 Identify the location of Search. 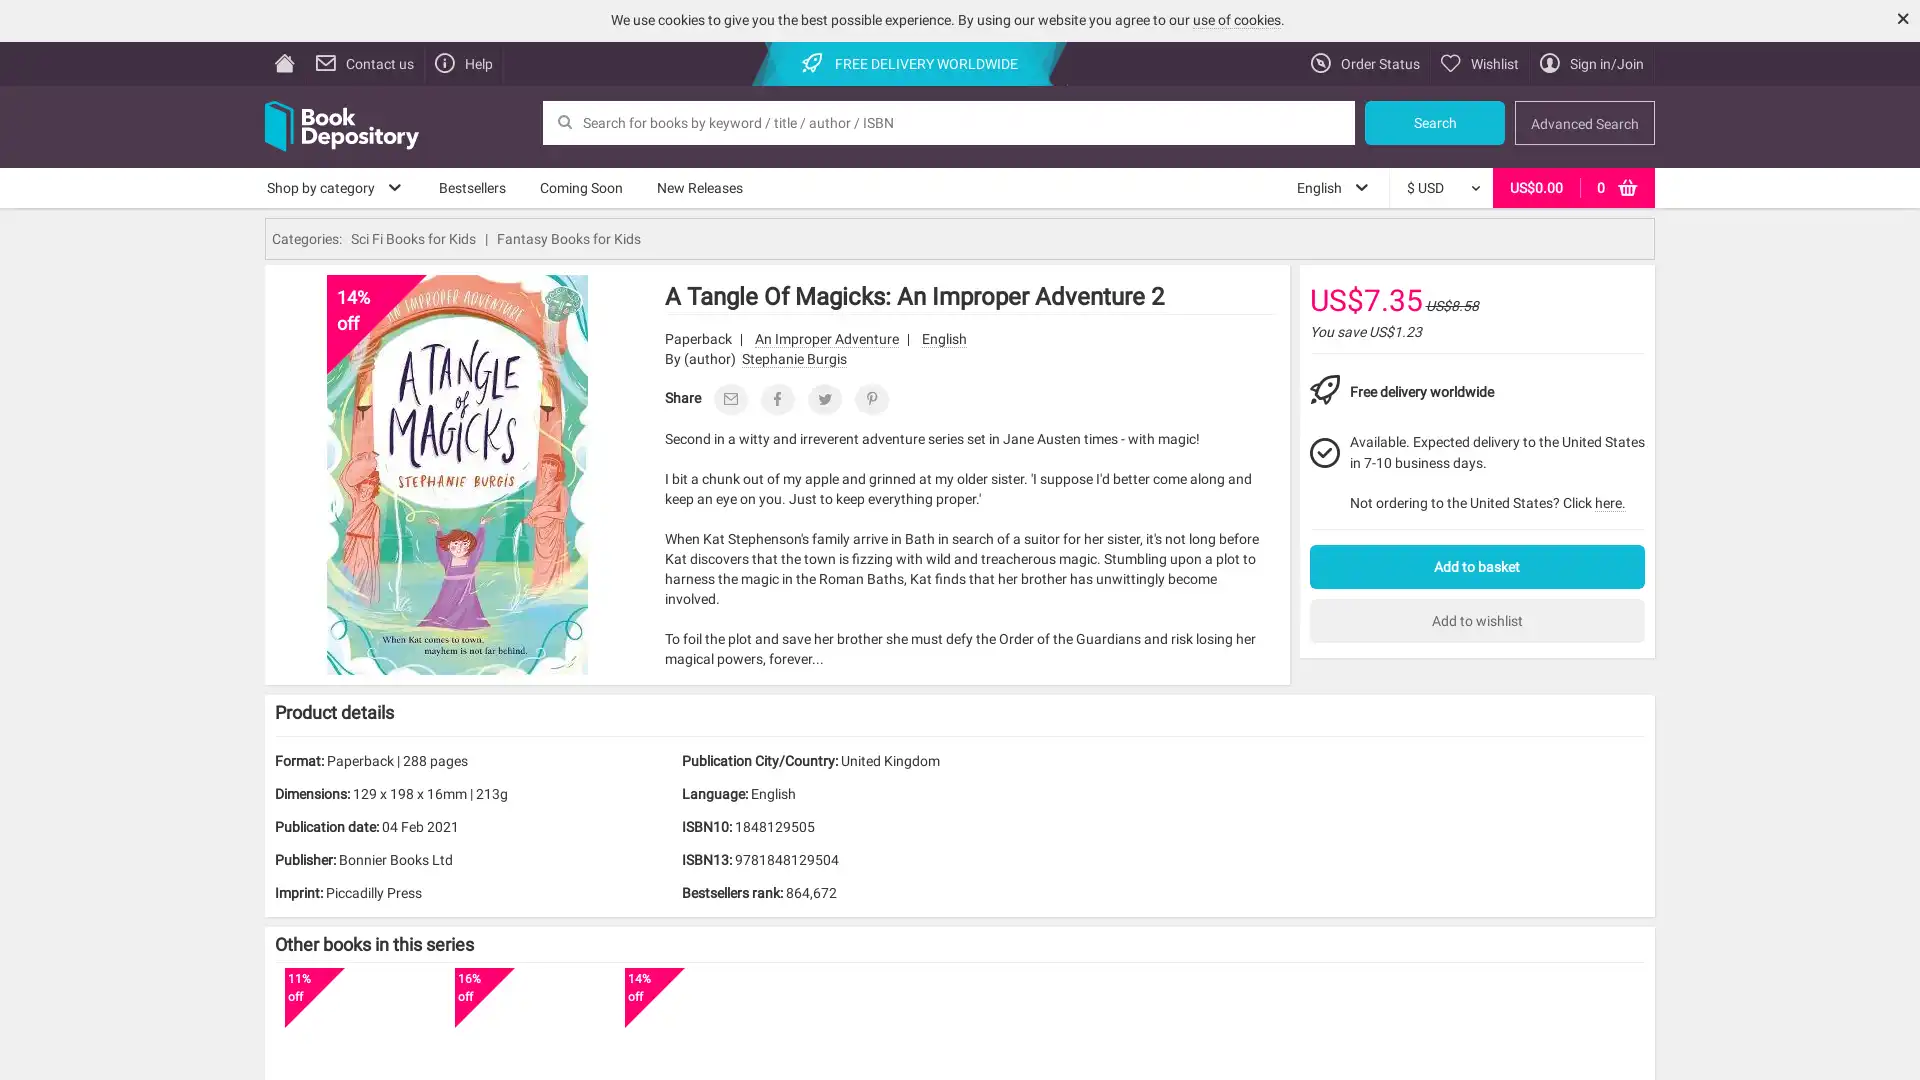
(1434, 122).